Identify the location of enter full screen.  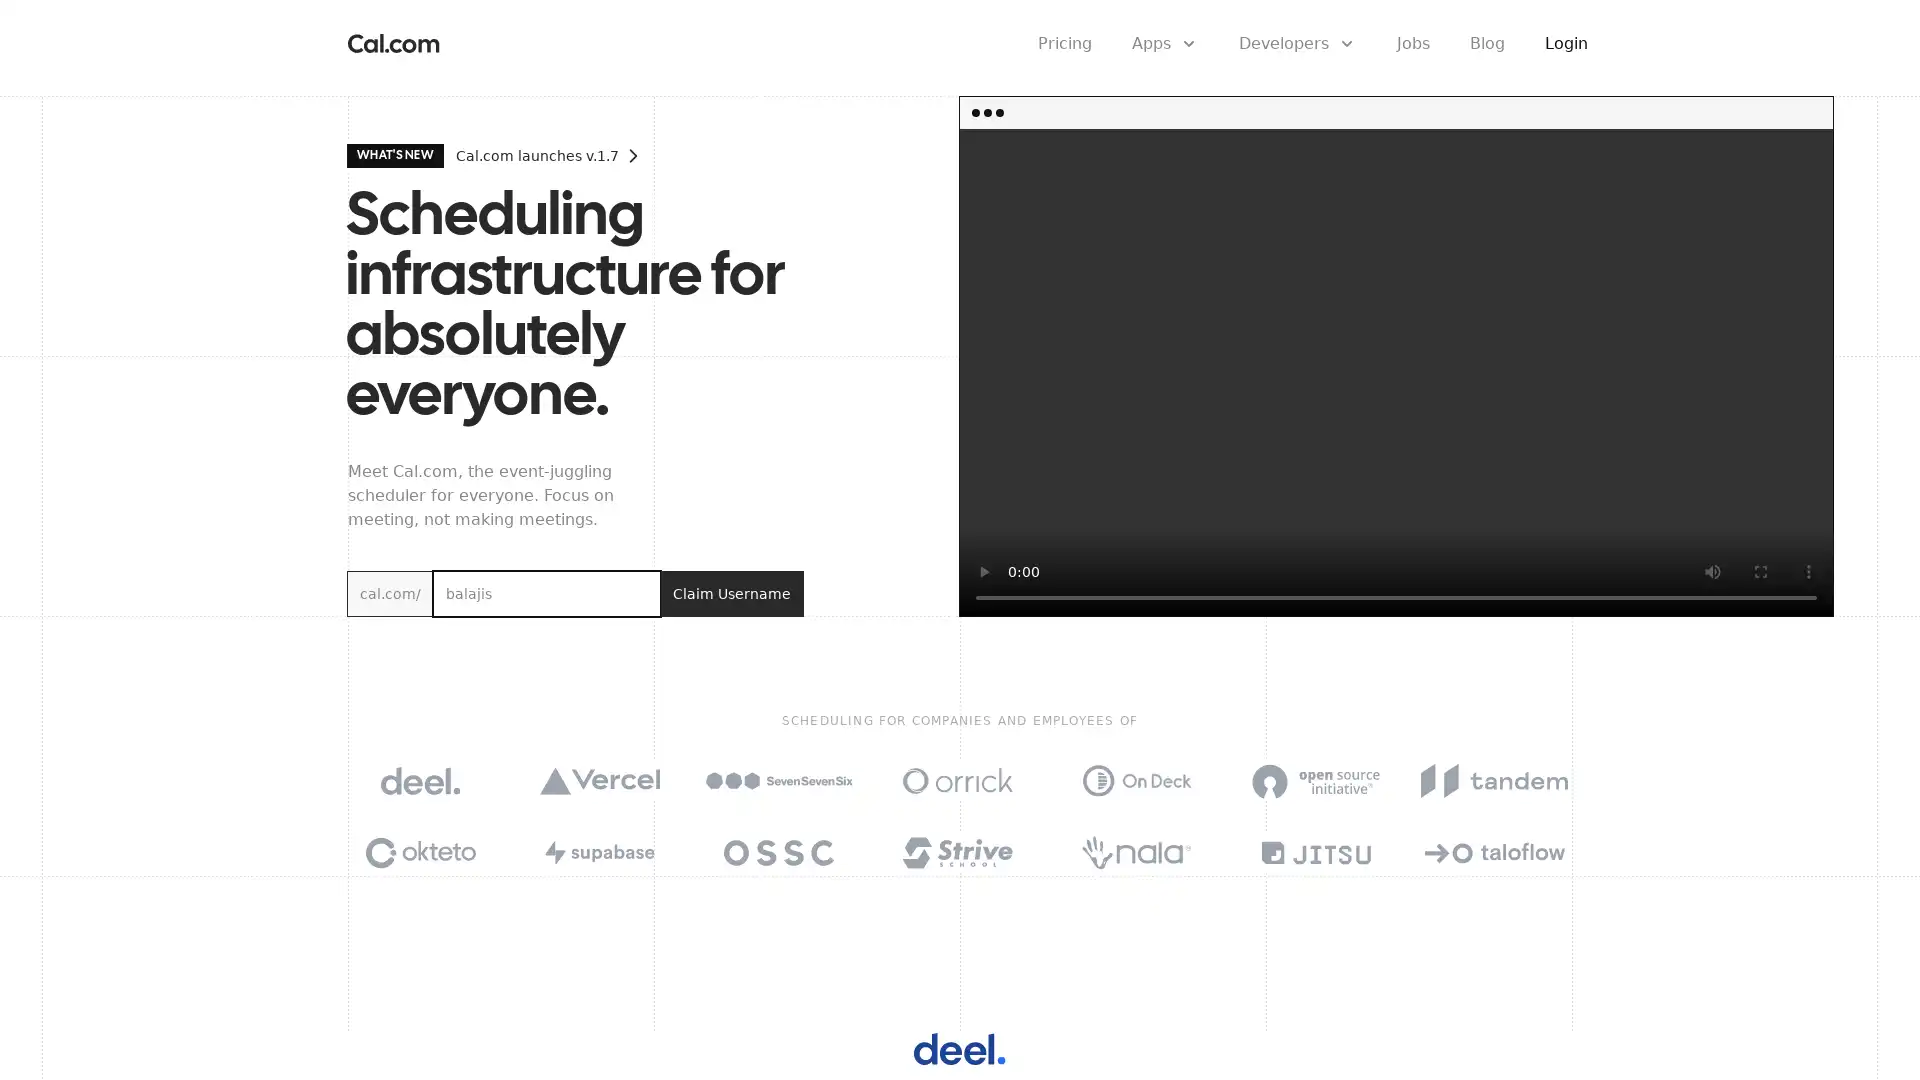
(1761, 571).